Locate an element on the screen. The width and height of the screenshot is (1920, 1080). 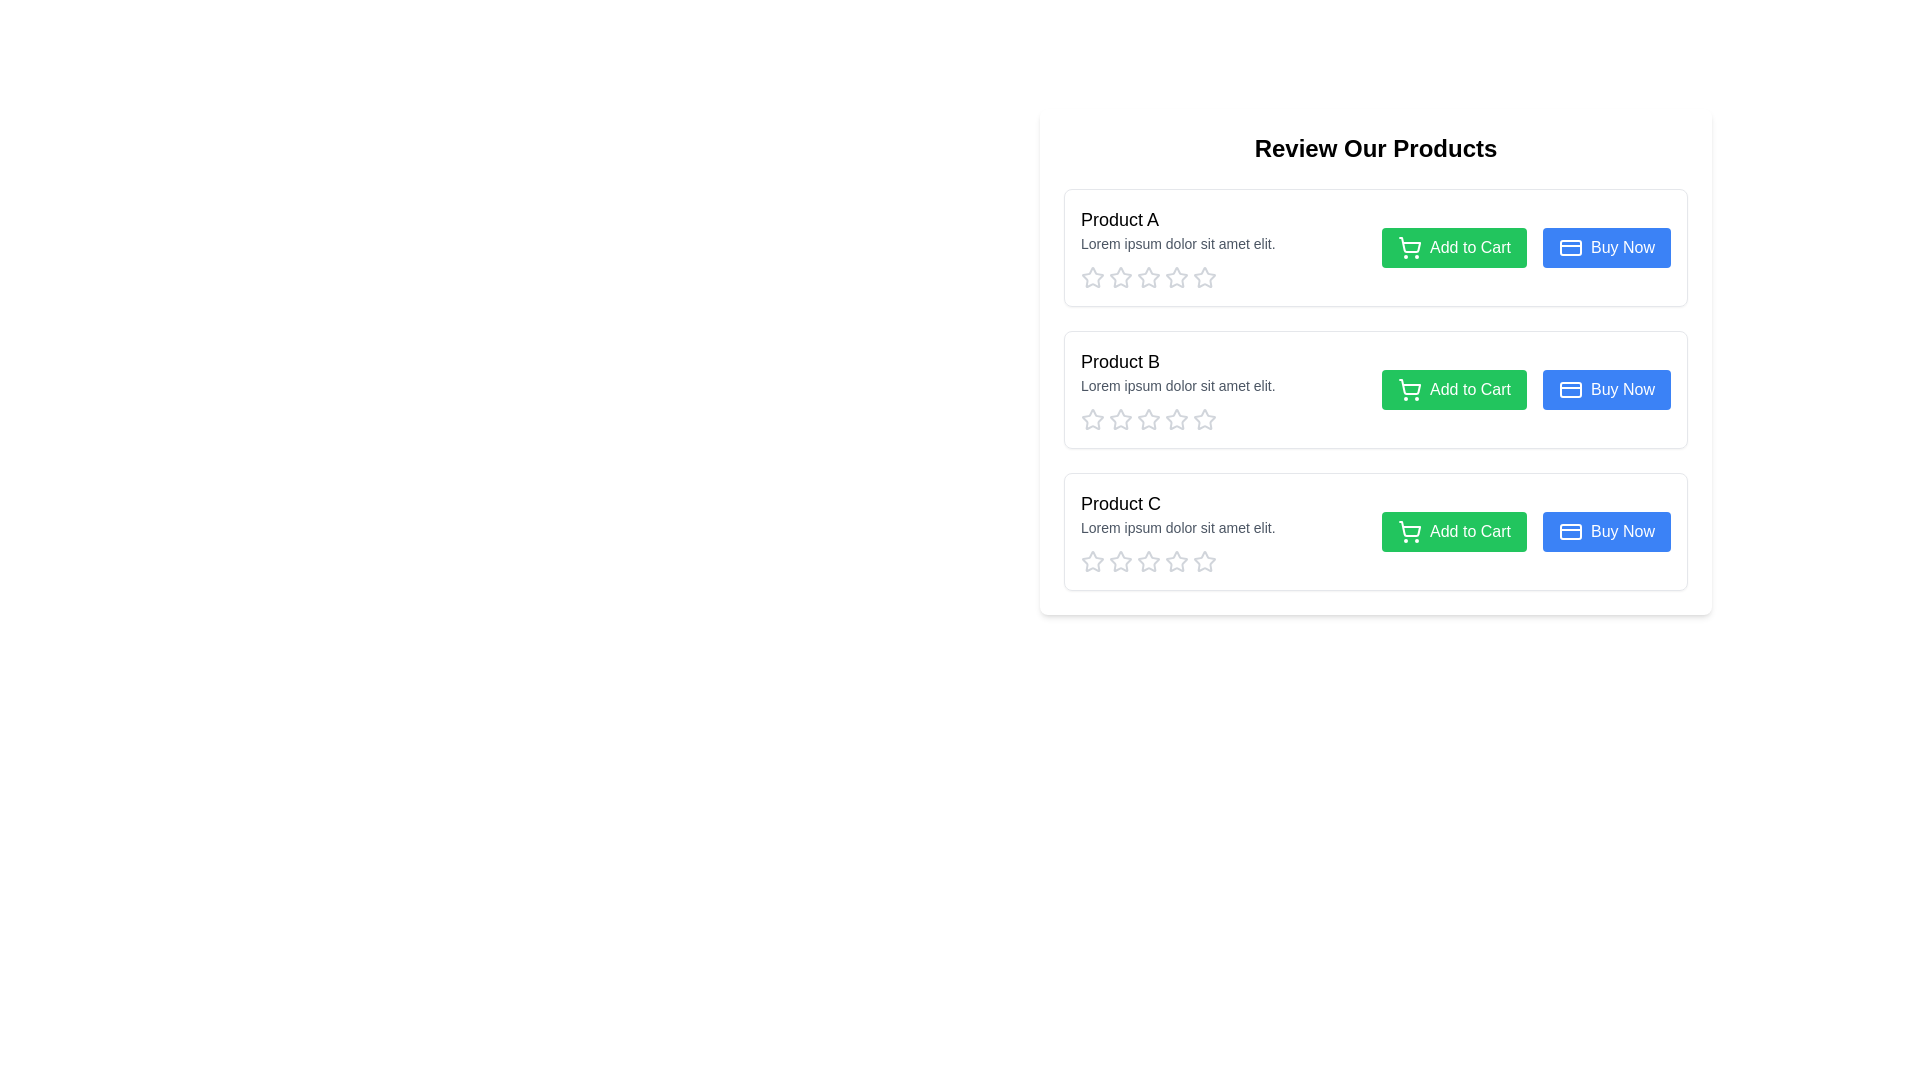
the star in the rating system for 'Product C' is located at coordinates (1148, 562).